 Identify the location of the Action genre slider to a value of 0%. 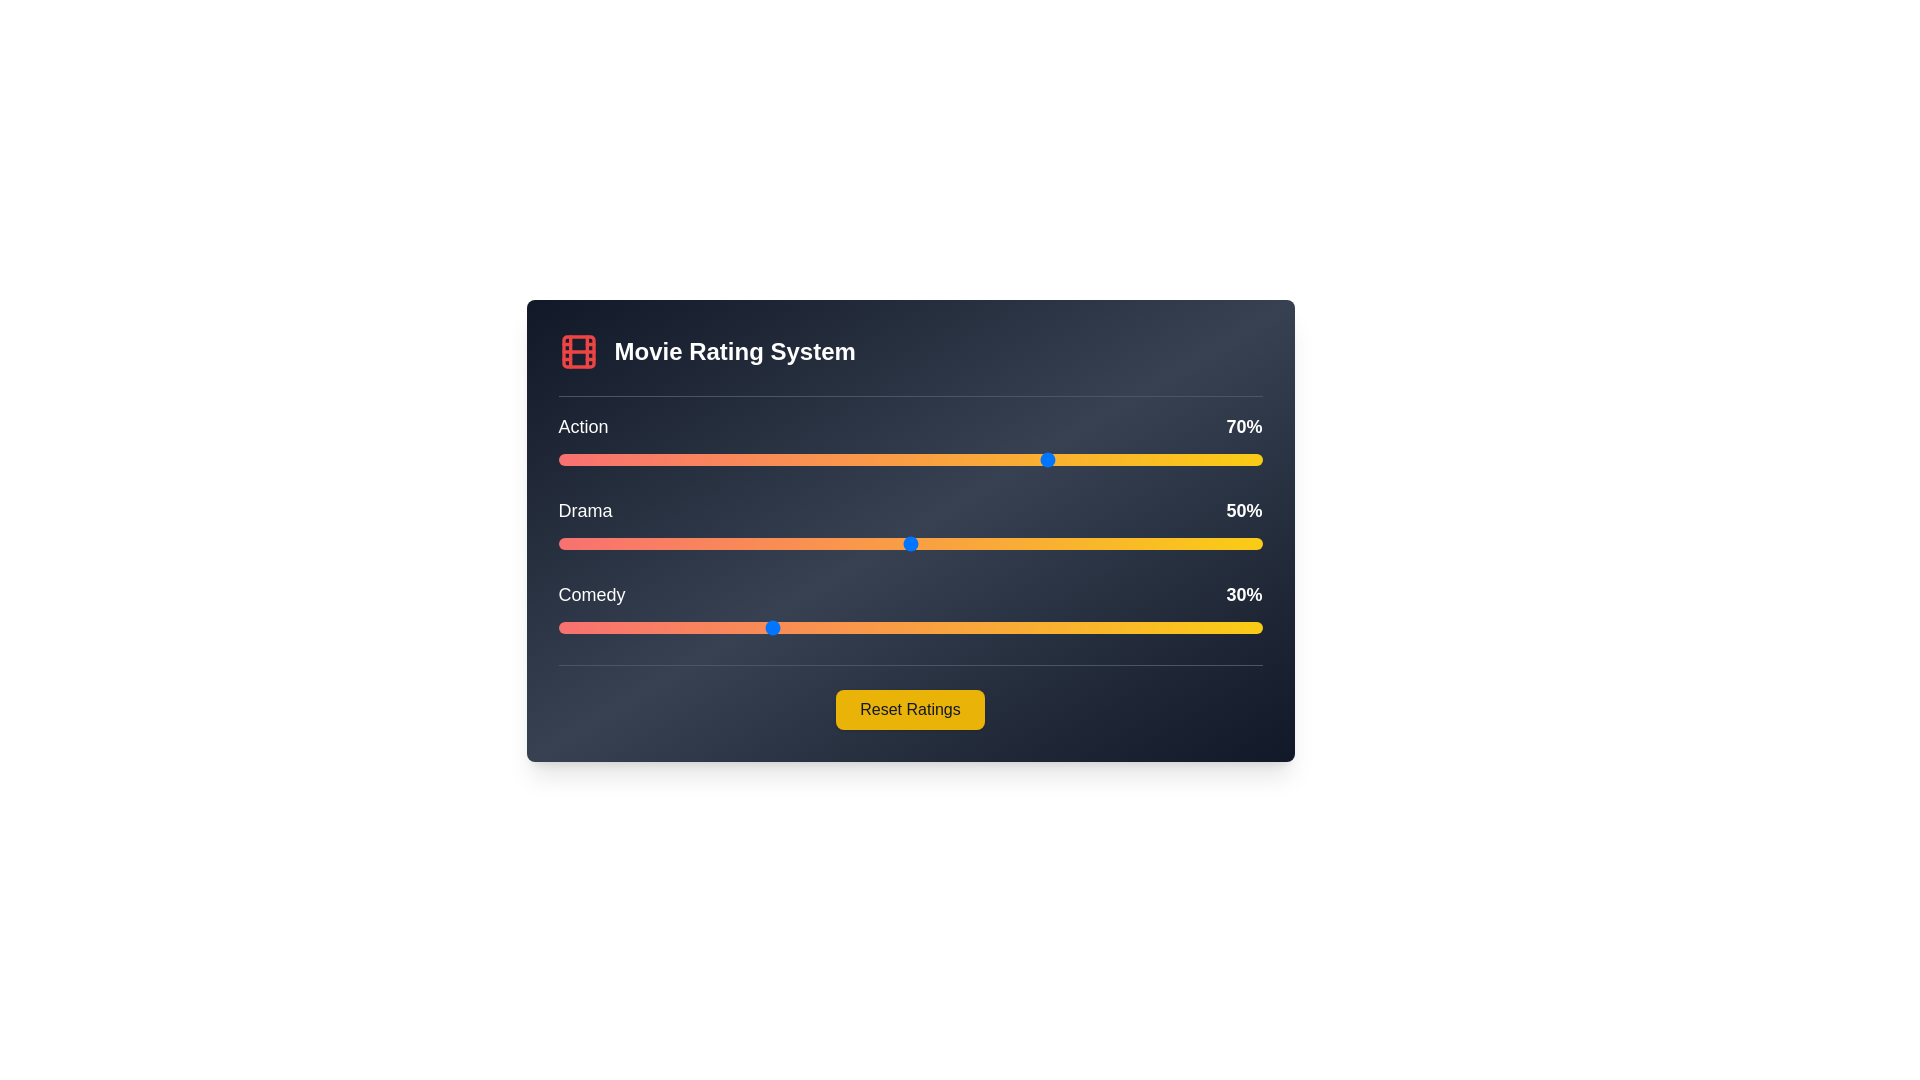
(558, 459).